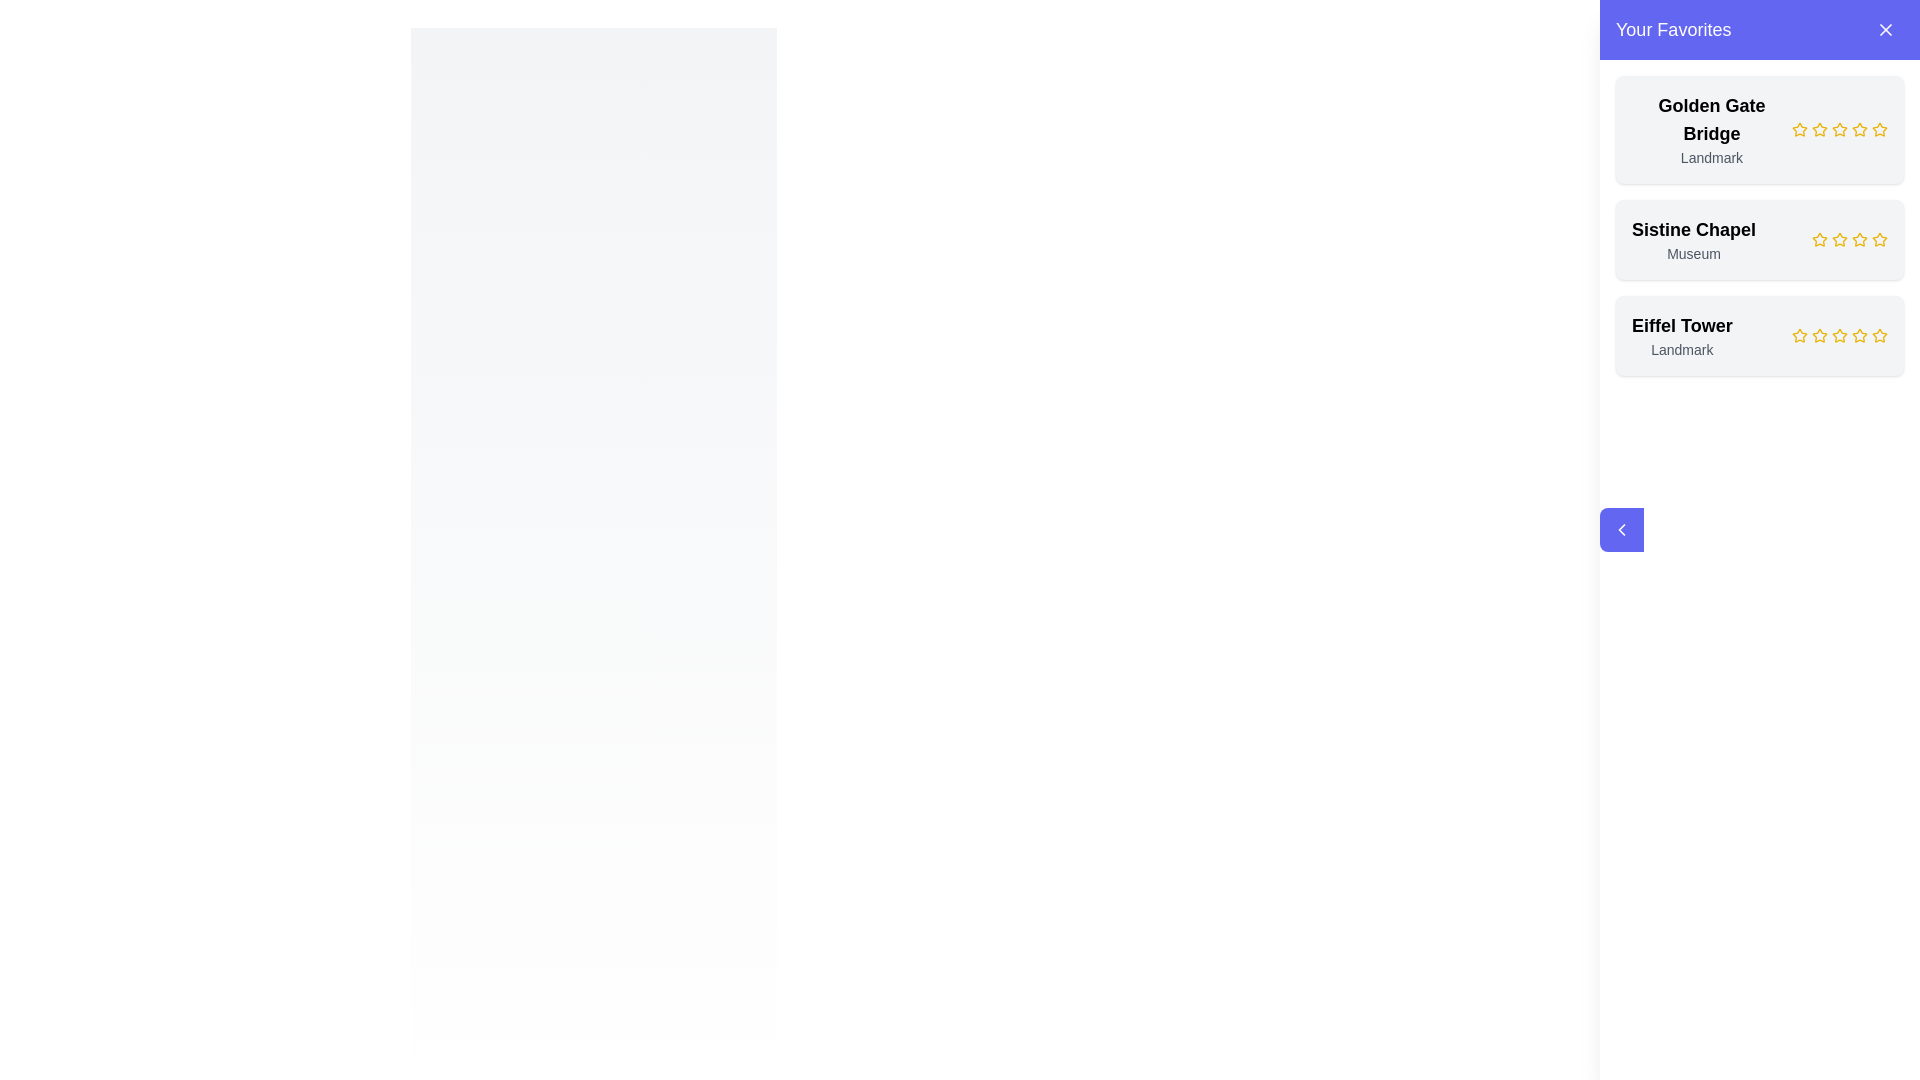  Describe the element at coordinates (1819, 238) in the screenshot. I see `the second star-shaped rating icon in yellow, located under the 'Your Favorites' header in the 'Sistine Chapel' rating section` at that location.